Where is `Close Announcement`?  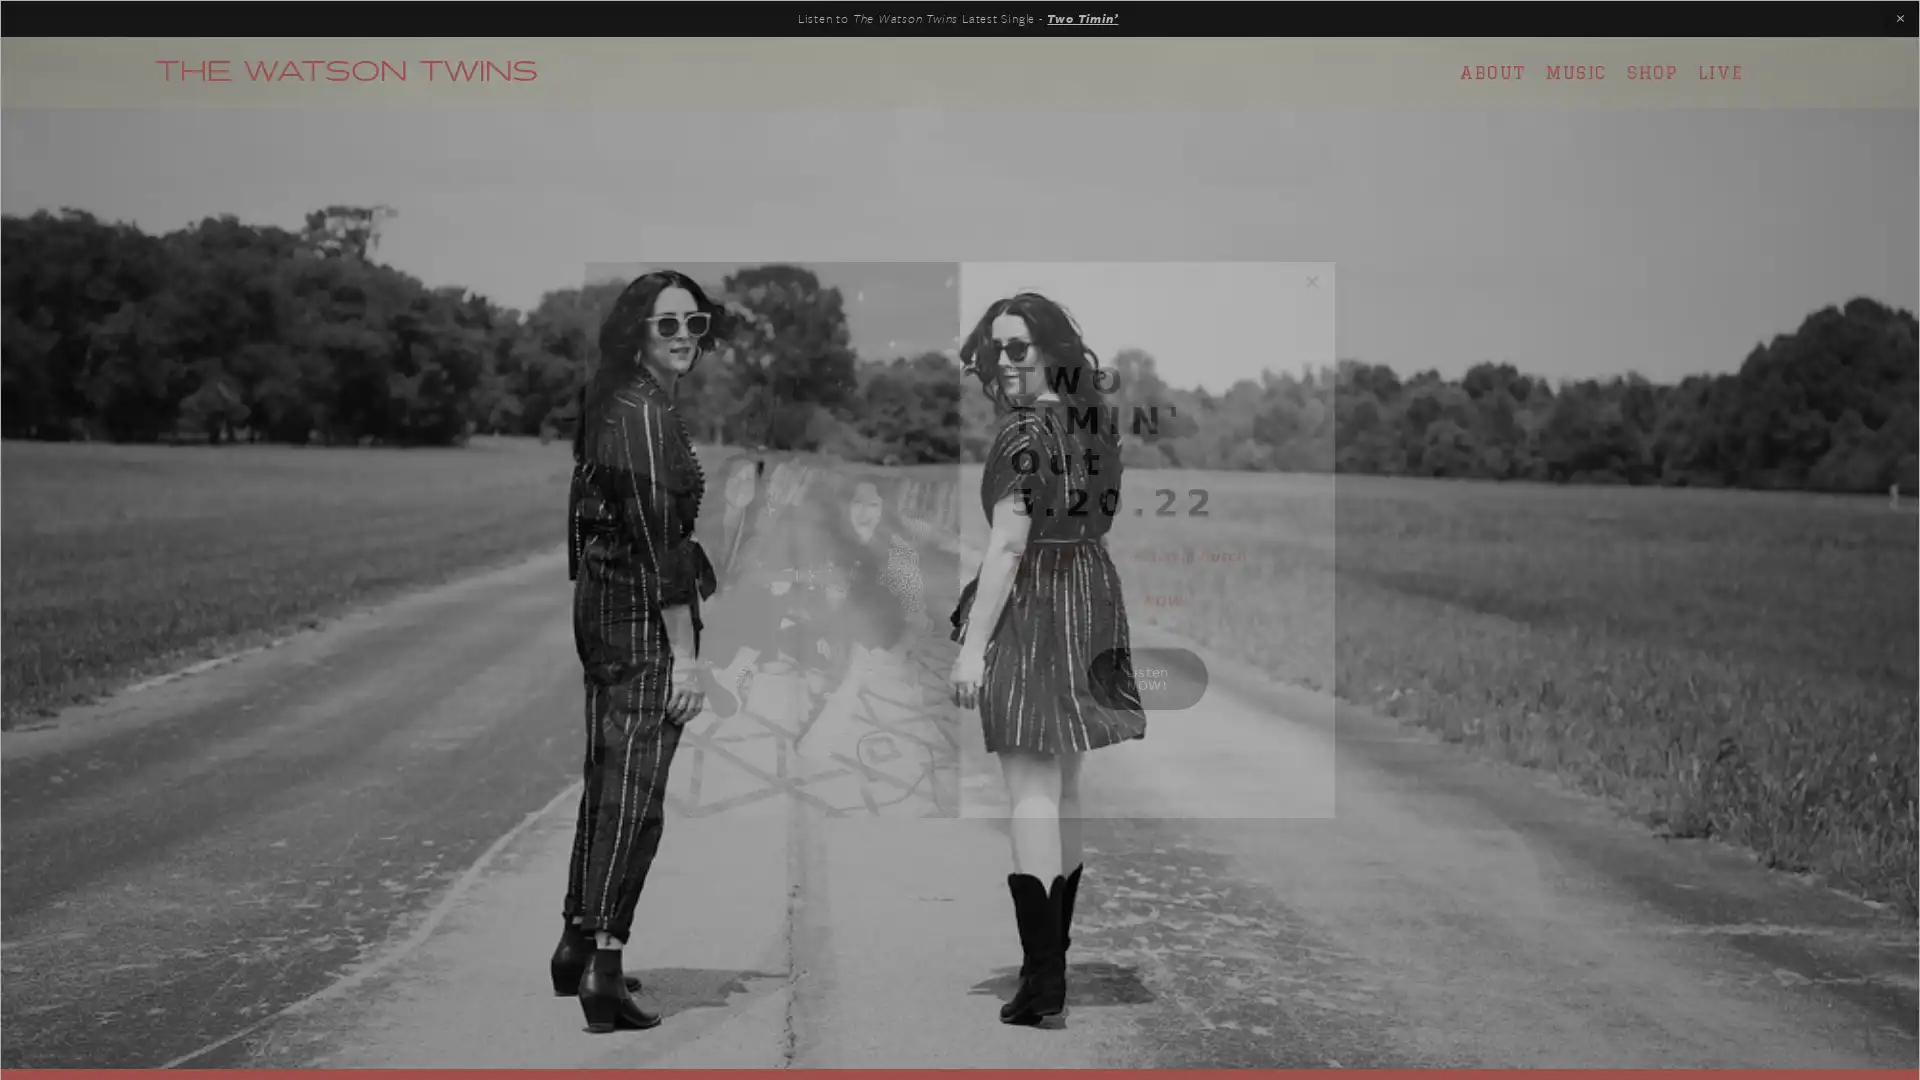
Close Announcement is located at coordinates (1899, 19).